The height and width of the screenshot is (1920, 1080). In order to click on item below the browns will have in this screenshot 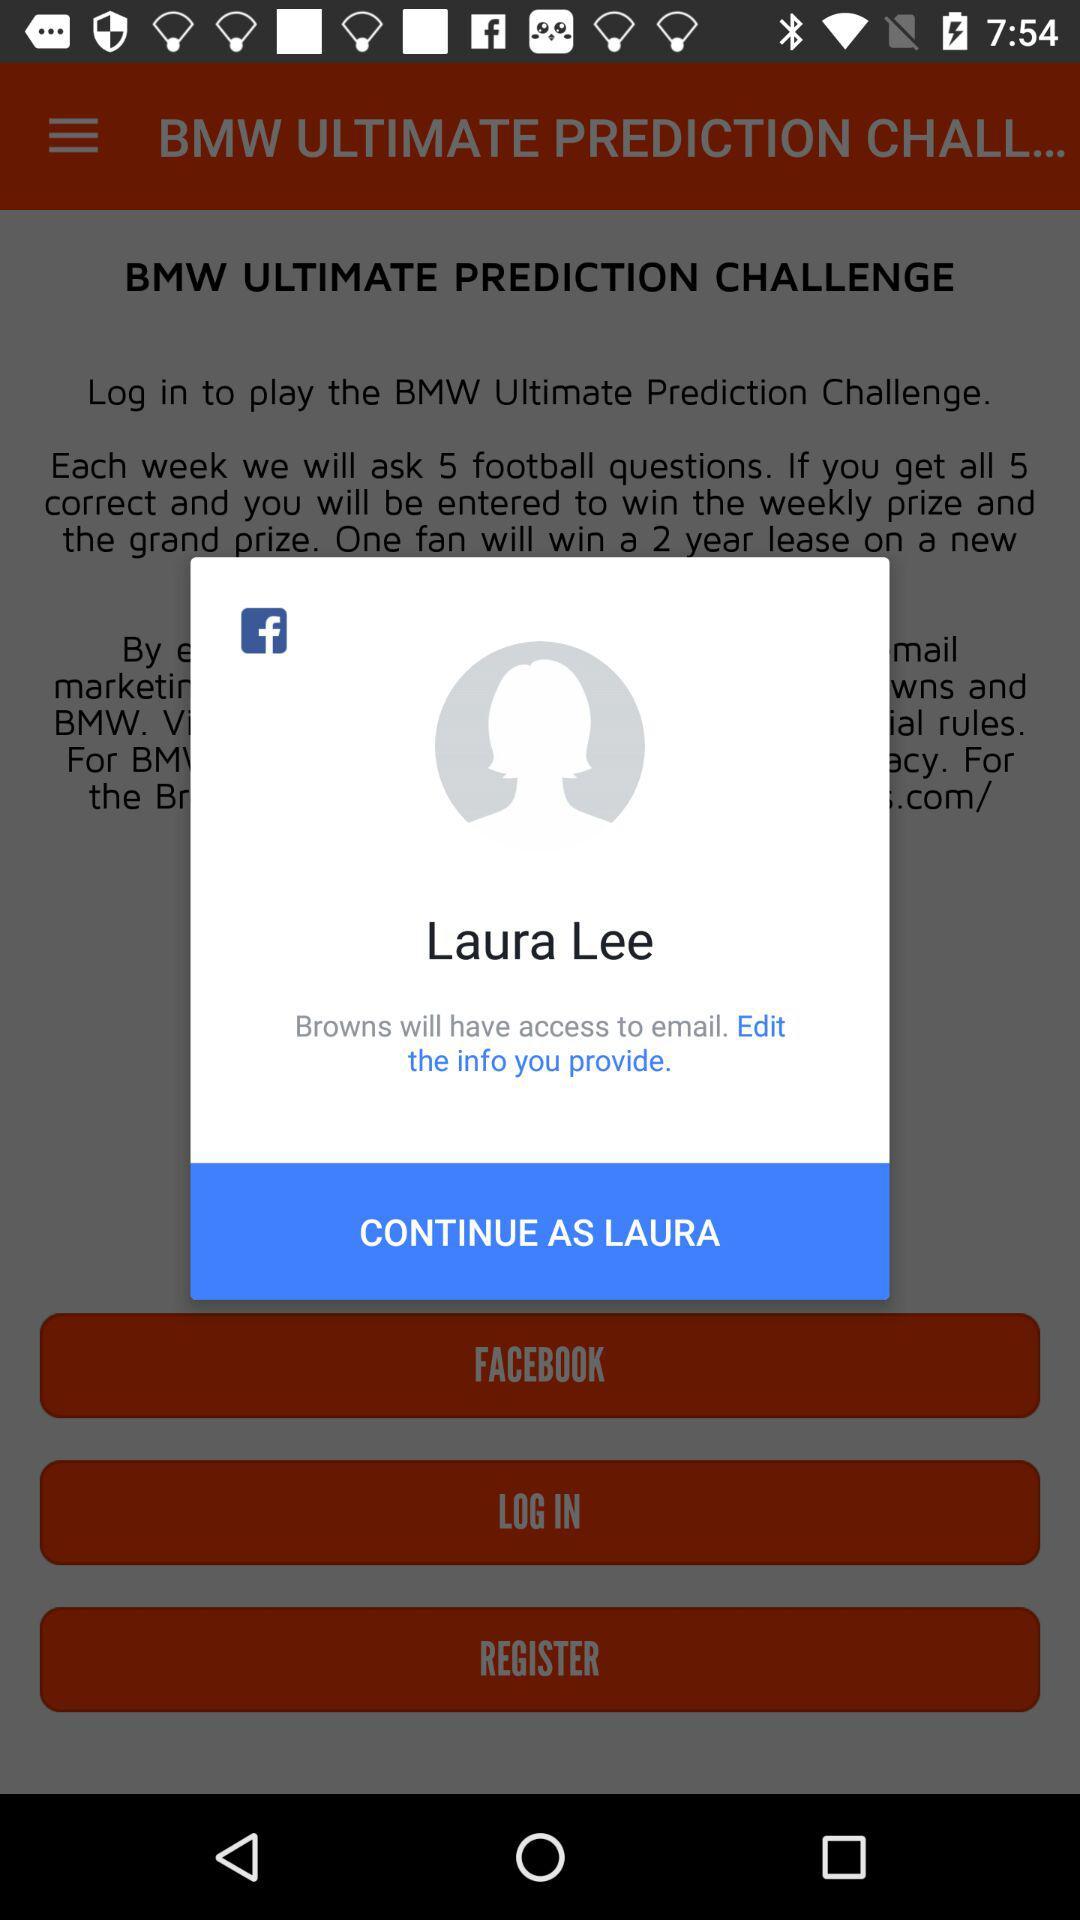, I will do `click(540, 1230)`.